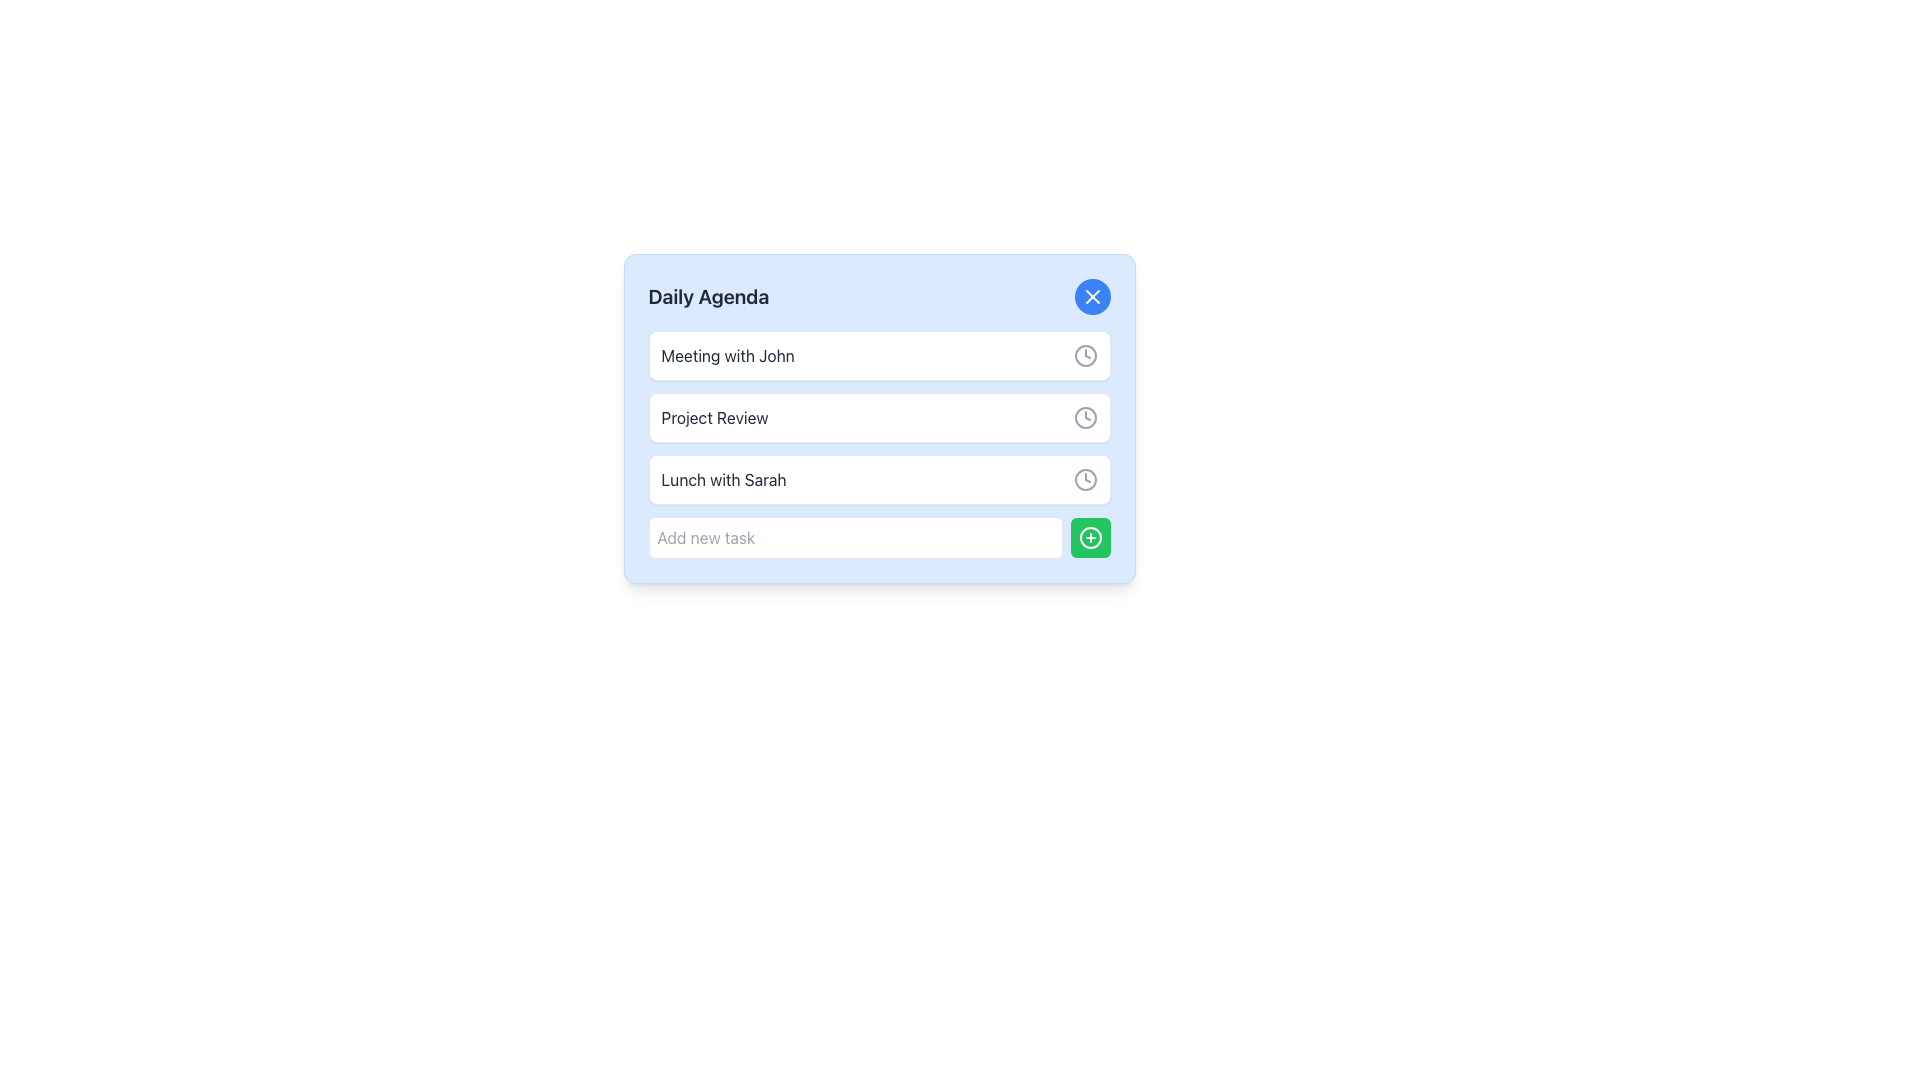 The height and width of the screenshot is (1080, 1920). I want to click on the clock icon located to the right of the text 'Meeting with John', so click(1084, 354).